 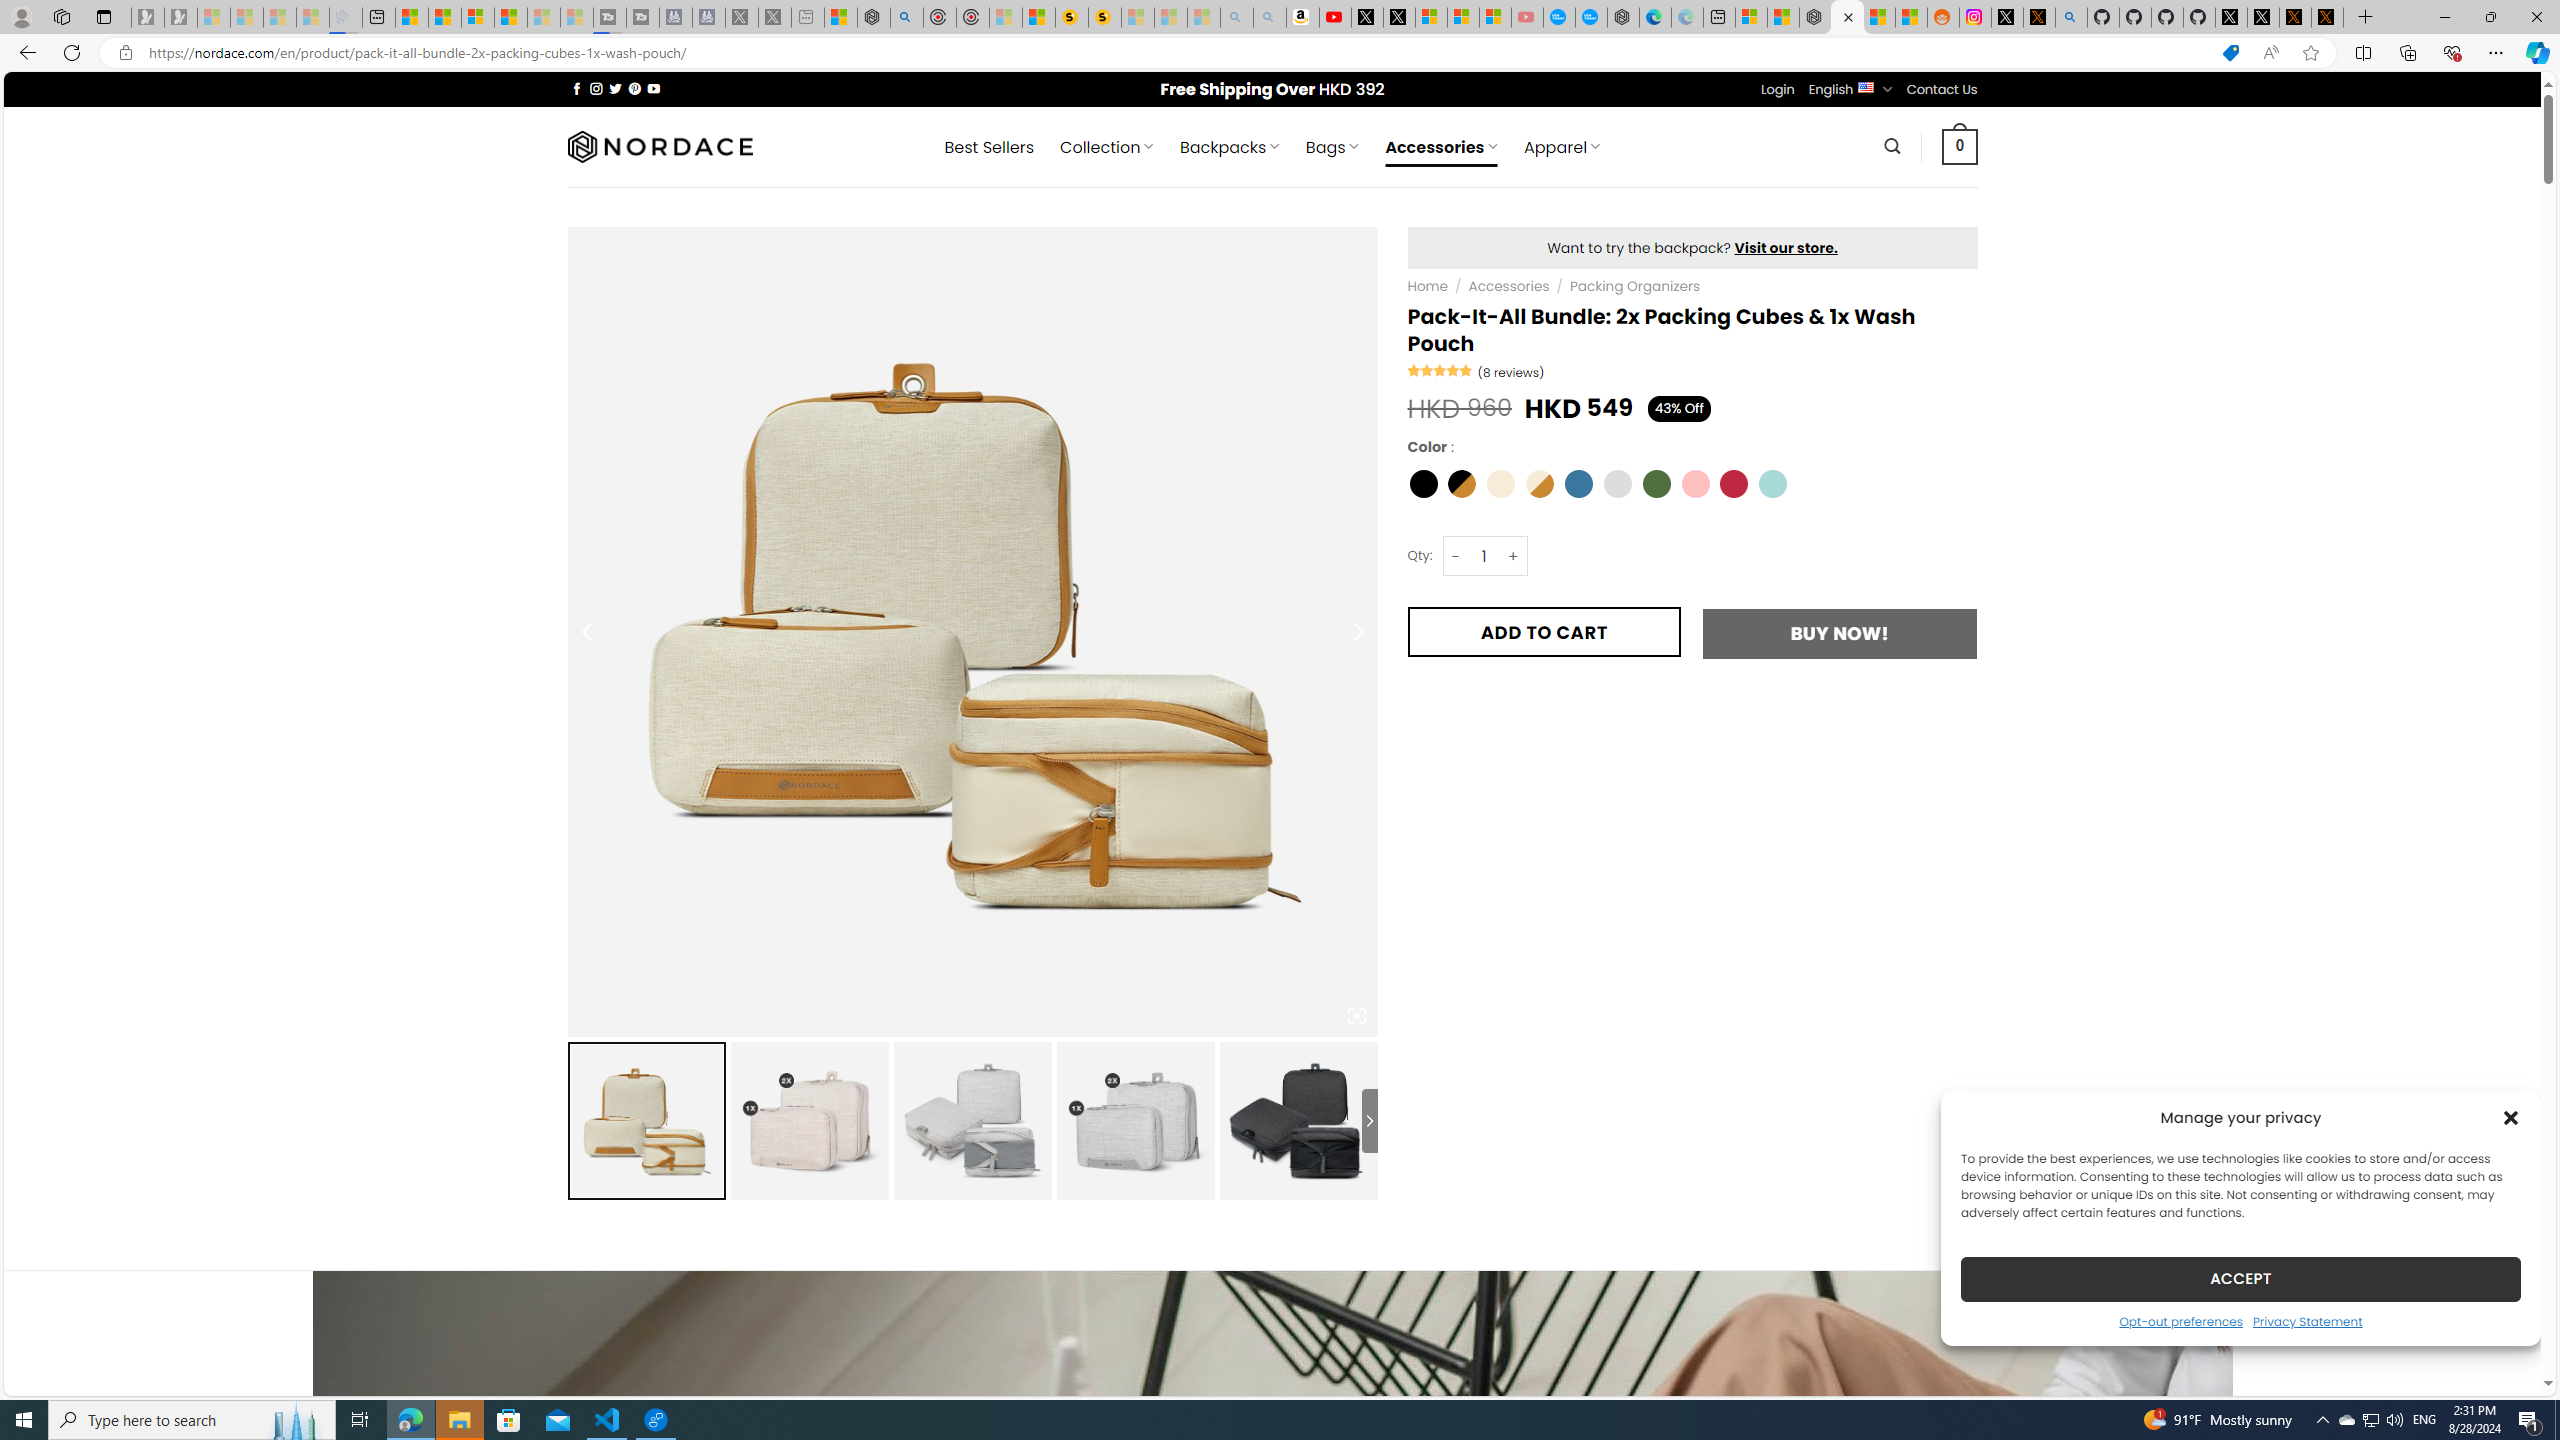 What do you see at coordinates (1235, 16) in the screenshot?
I see `'amazon - Search - Sleeping'` at bounding box center [1235, 16].